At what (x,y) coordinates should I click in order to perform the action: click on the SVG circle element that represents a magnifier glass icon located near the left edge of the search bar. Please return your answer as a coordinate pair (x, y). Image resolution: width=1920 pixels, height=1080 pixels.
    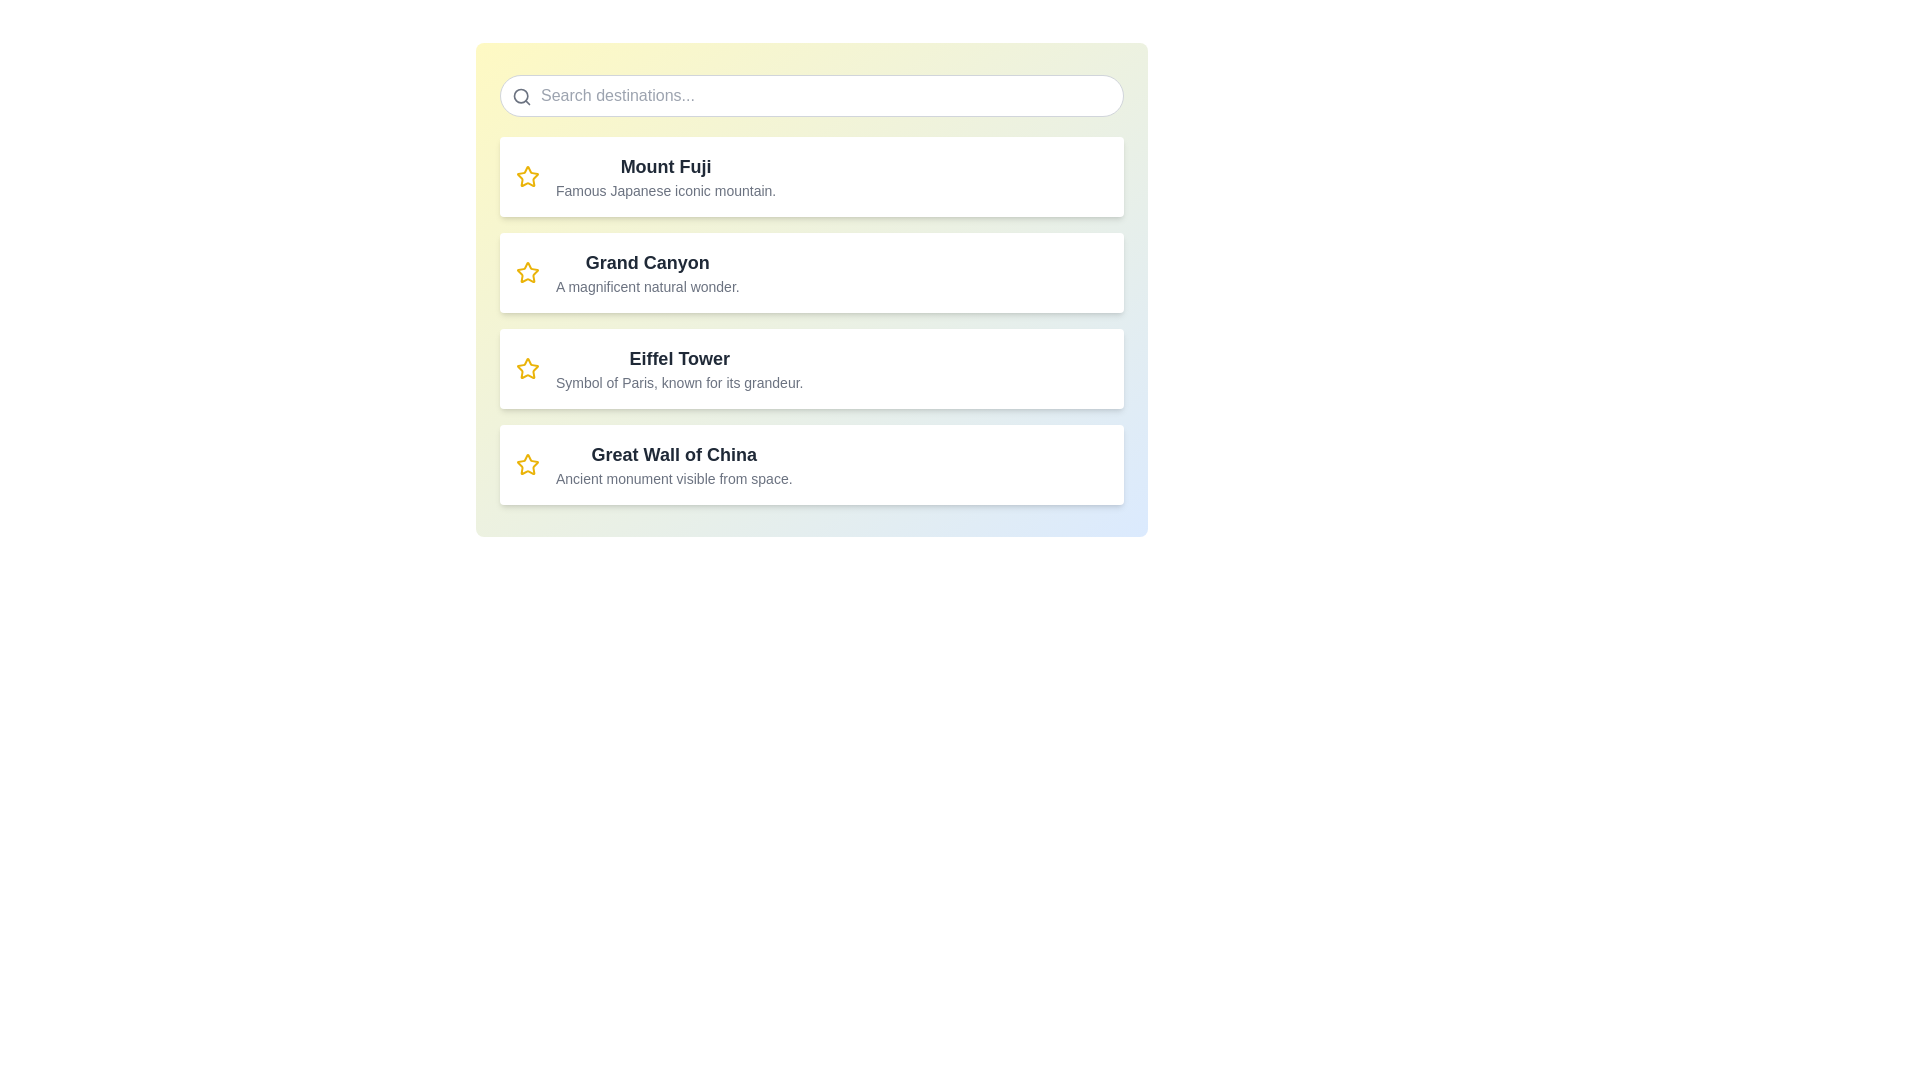
    Looking at the image, I should click on (521, 96).